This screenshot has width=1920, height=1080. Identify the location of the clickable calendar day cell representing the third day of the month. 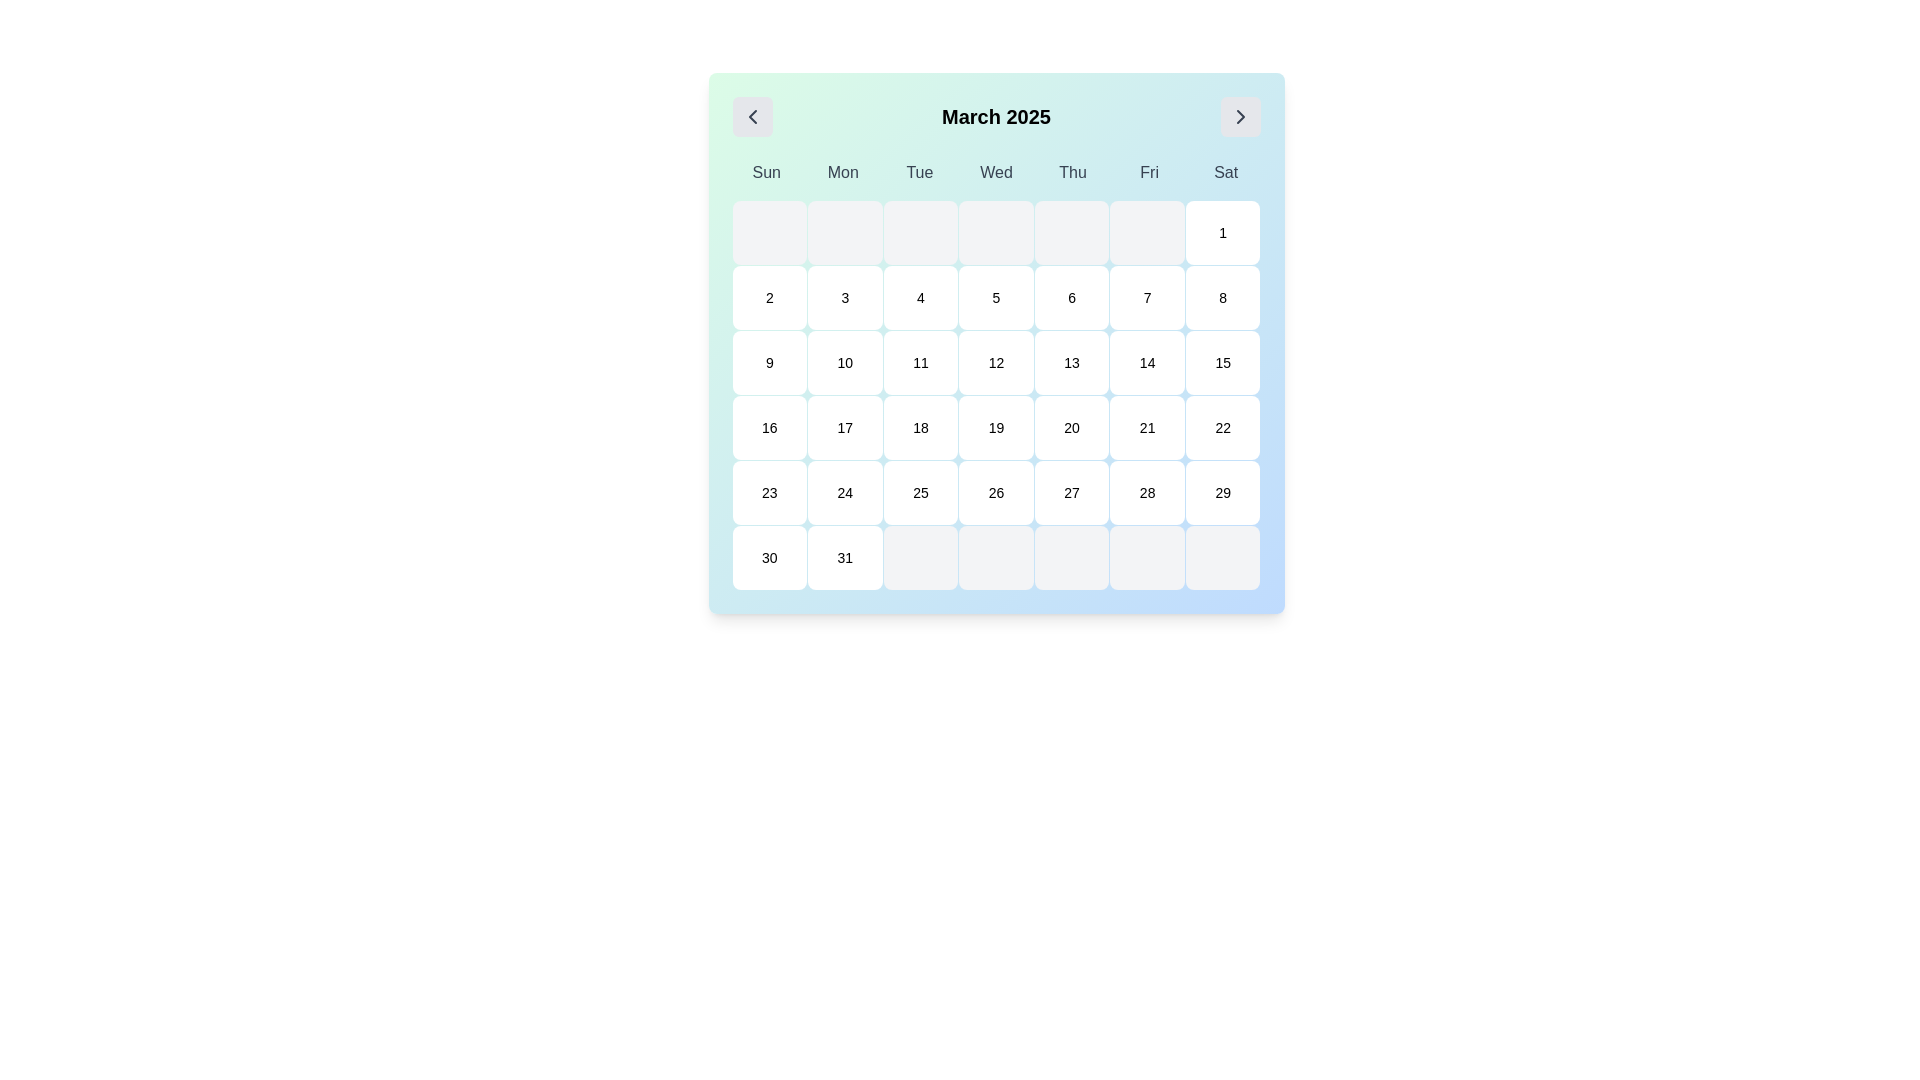
(845, 297).